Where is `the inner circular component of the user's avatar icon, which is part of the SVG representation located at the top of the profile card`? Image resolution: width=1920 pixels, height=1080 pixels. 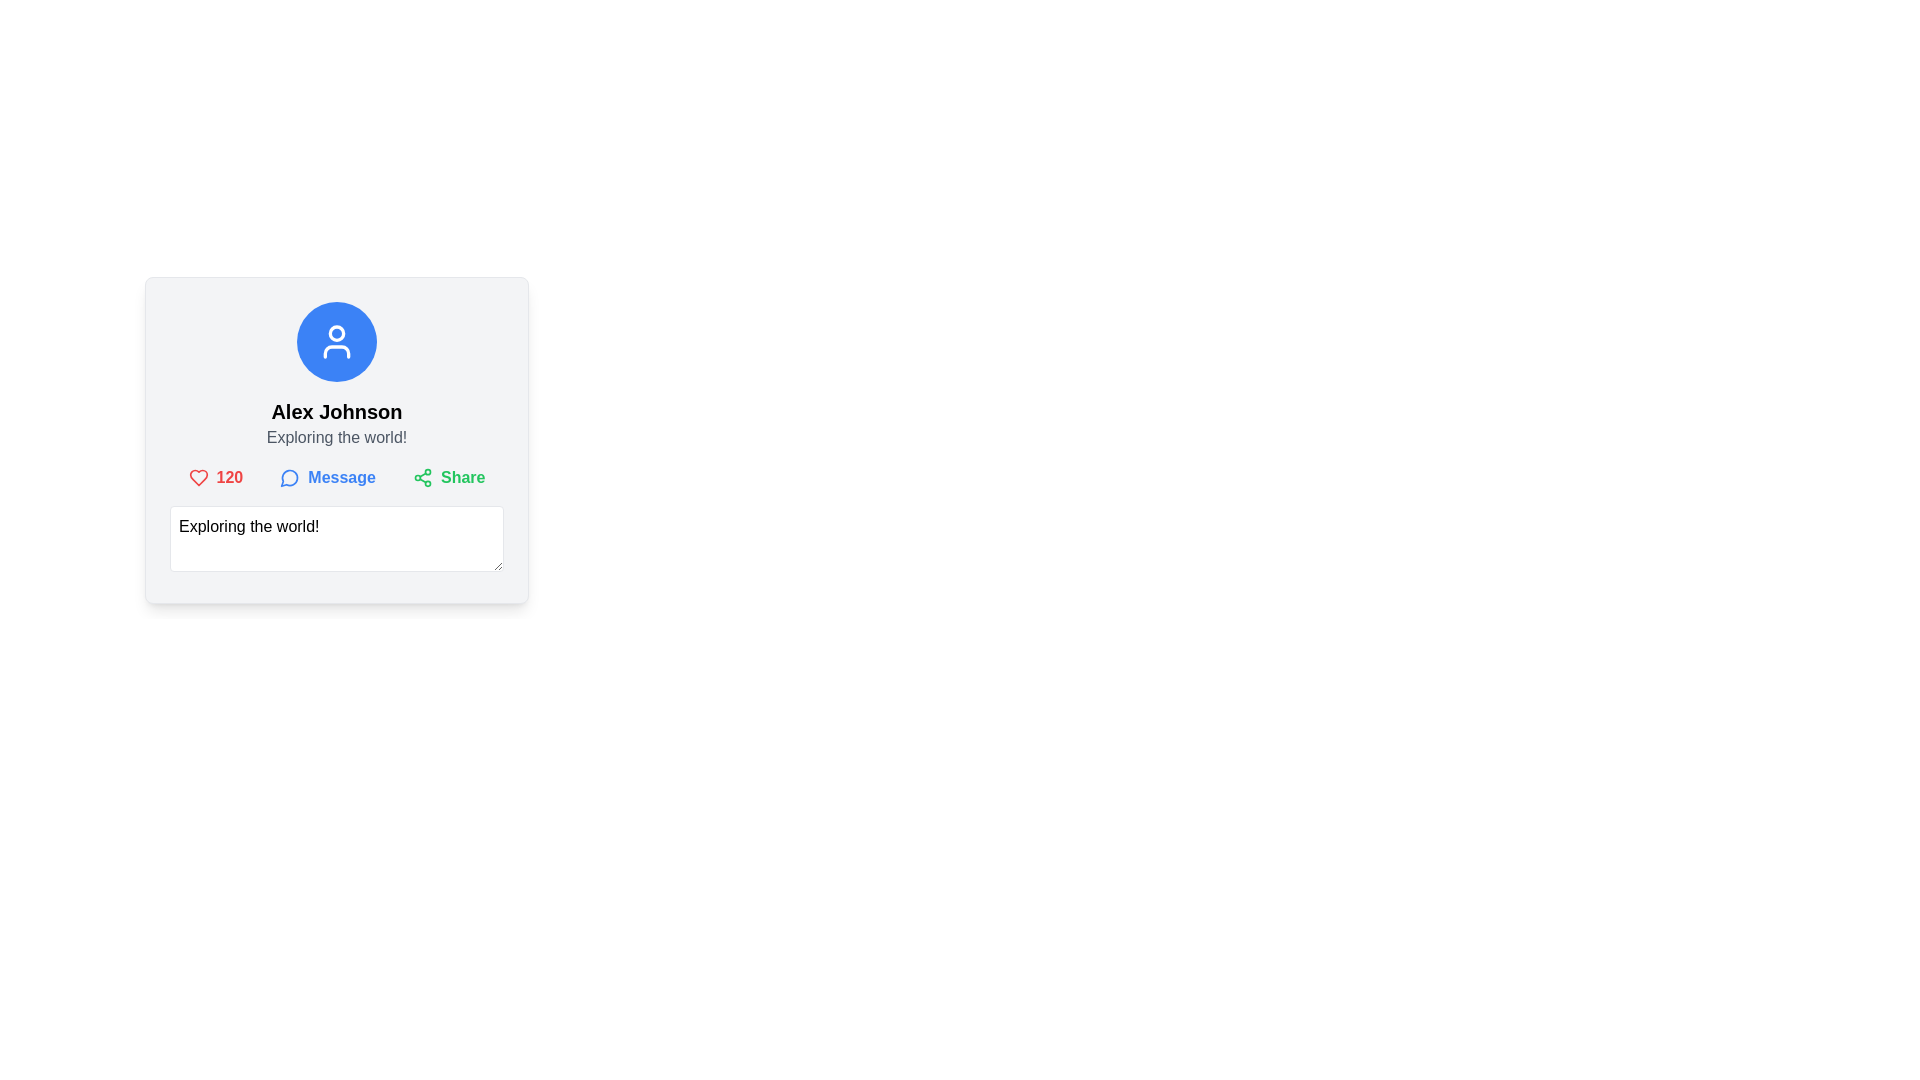
the inner circular component of the user's avatar icon, which is part of the SVG representation located at the top of the profile card is located at coordinates (336, 331).